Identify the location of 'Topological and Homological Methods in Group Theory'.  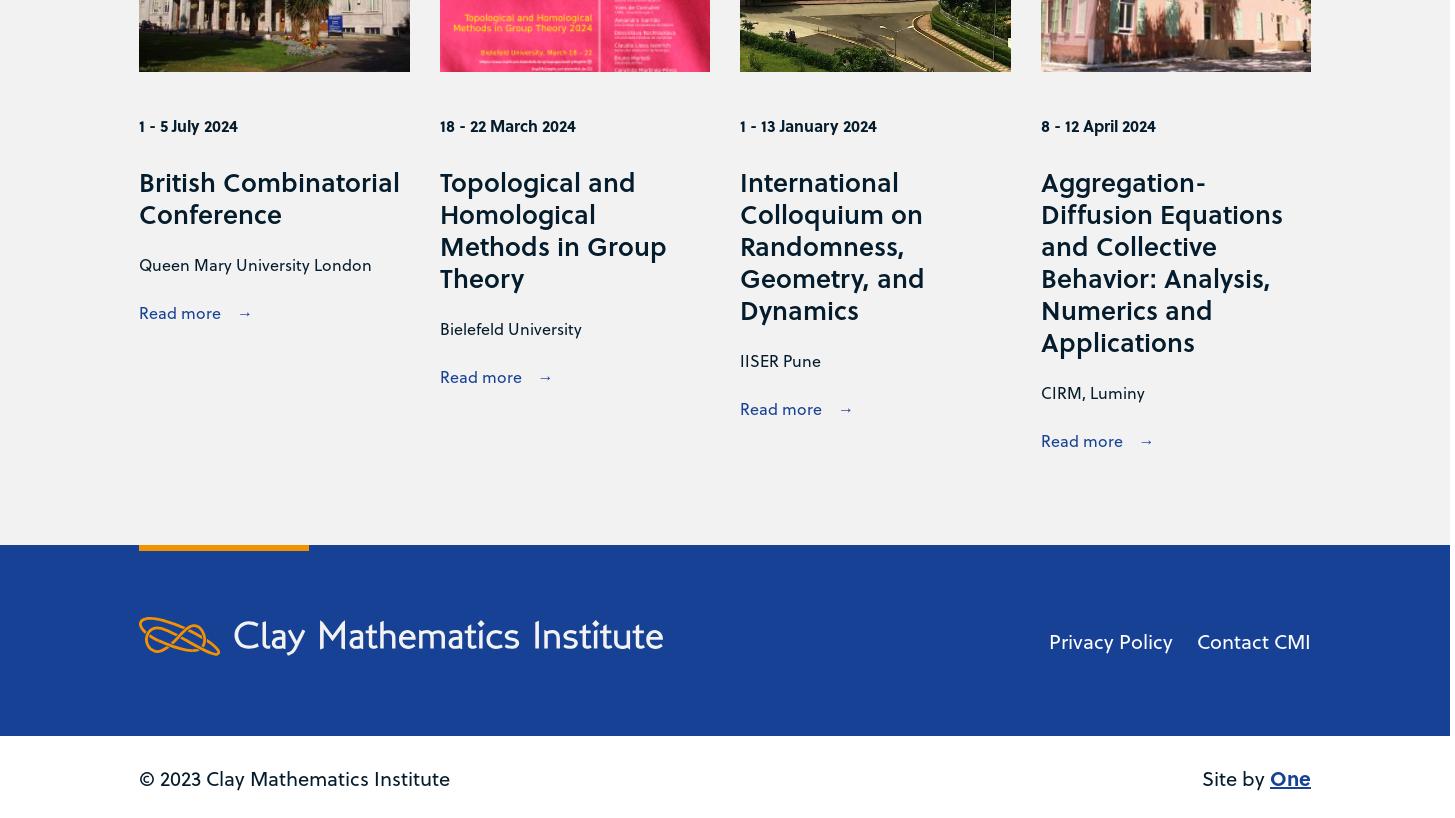
(552, 228).